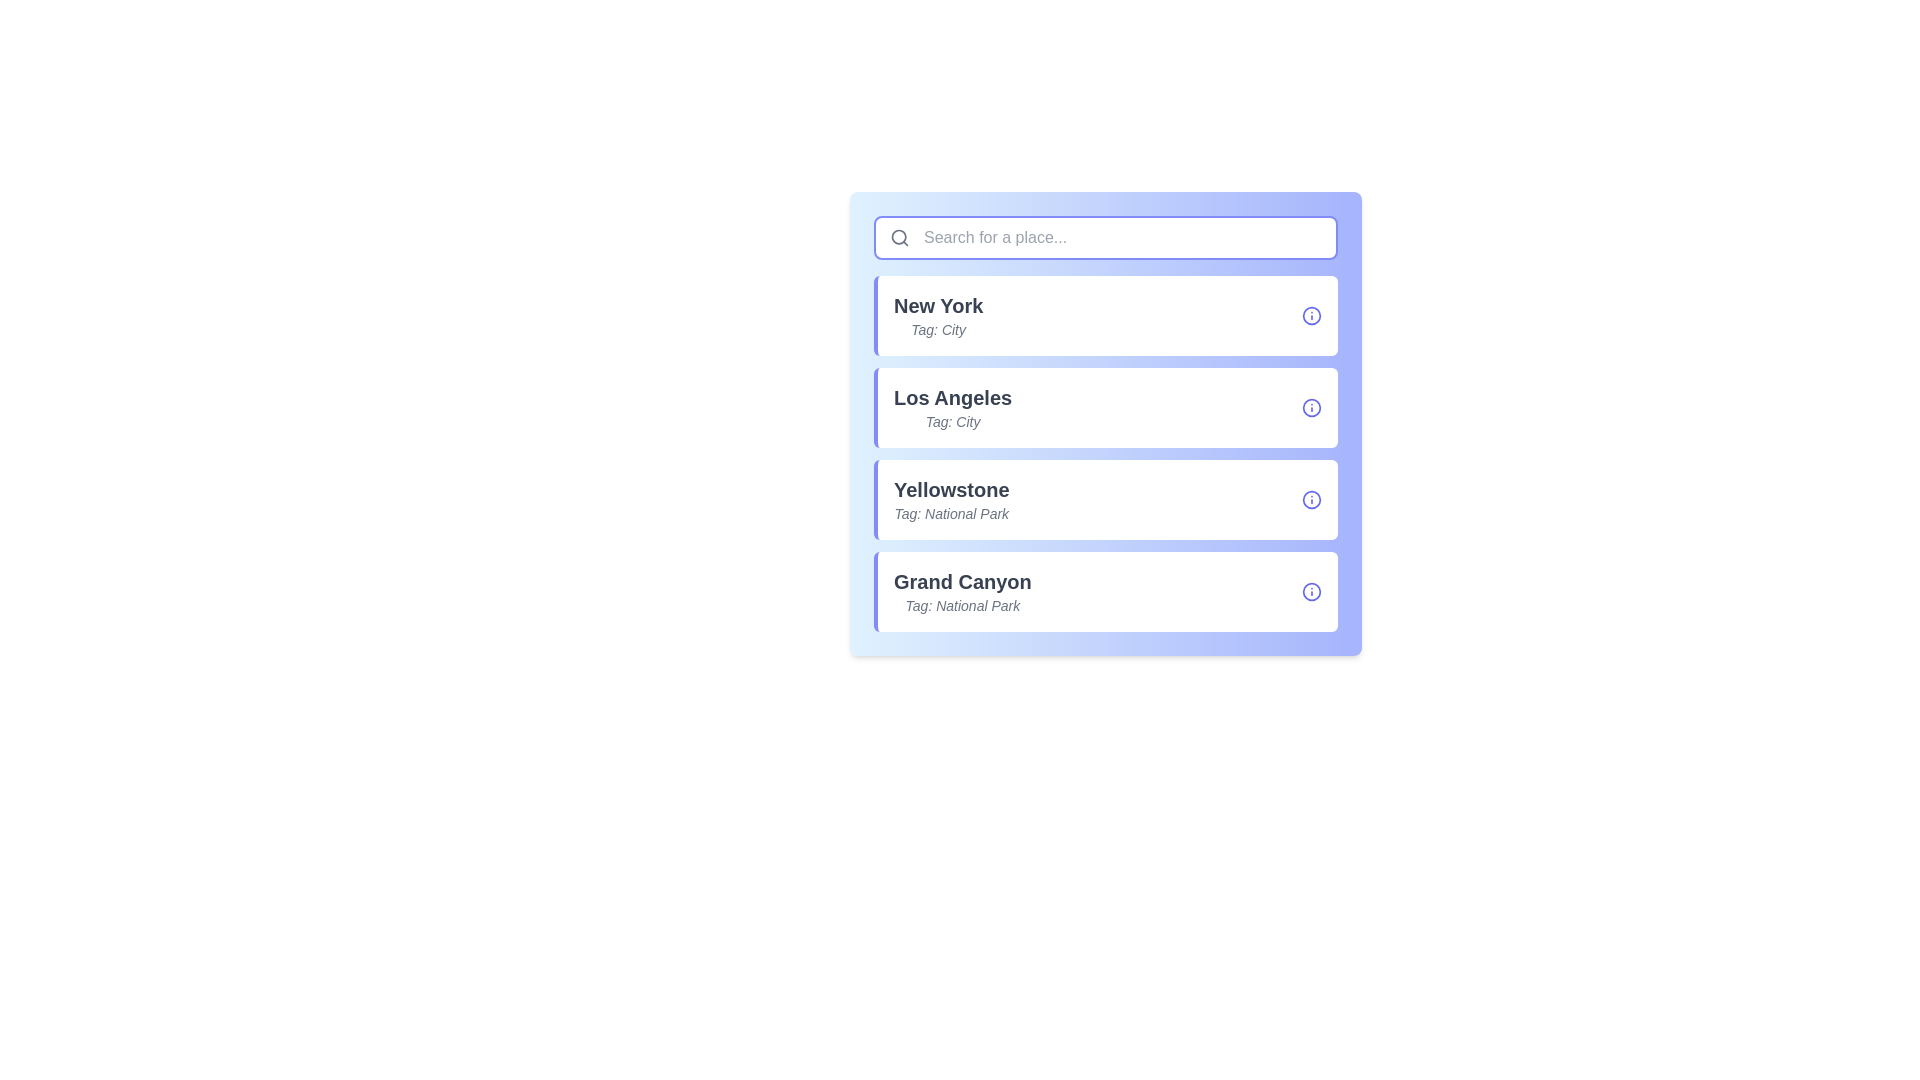  What do you see at coordinates (950, 512) in the screenshot?
I see `the static text label styled in a smaller font size, italicized, and colored gray, reading 'Tag: National Park', which is positioned below the bold title 'Yellowstone'` at bounding box center [950, 512].